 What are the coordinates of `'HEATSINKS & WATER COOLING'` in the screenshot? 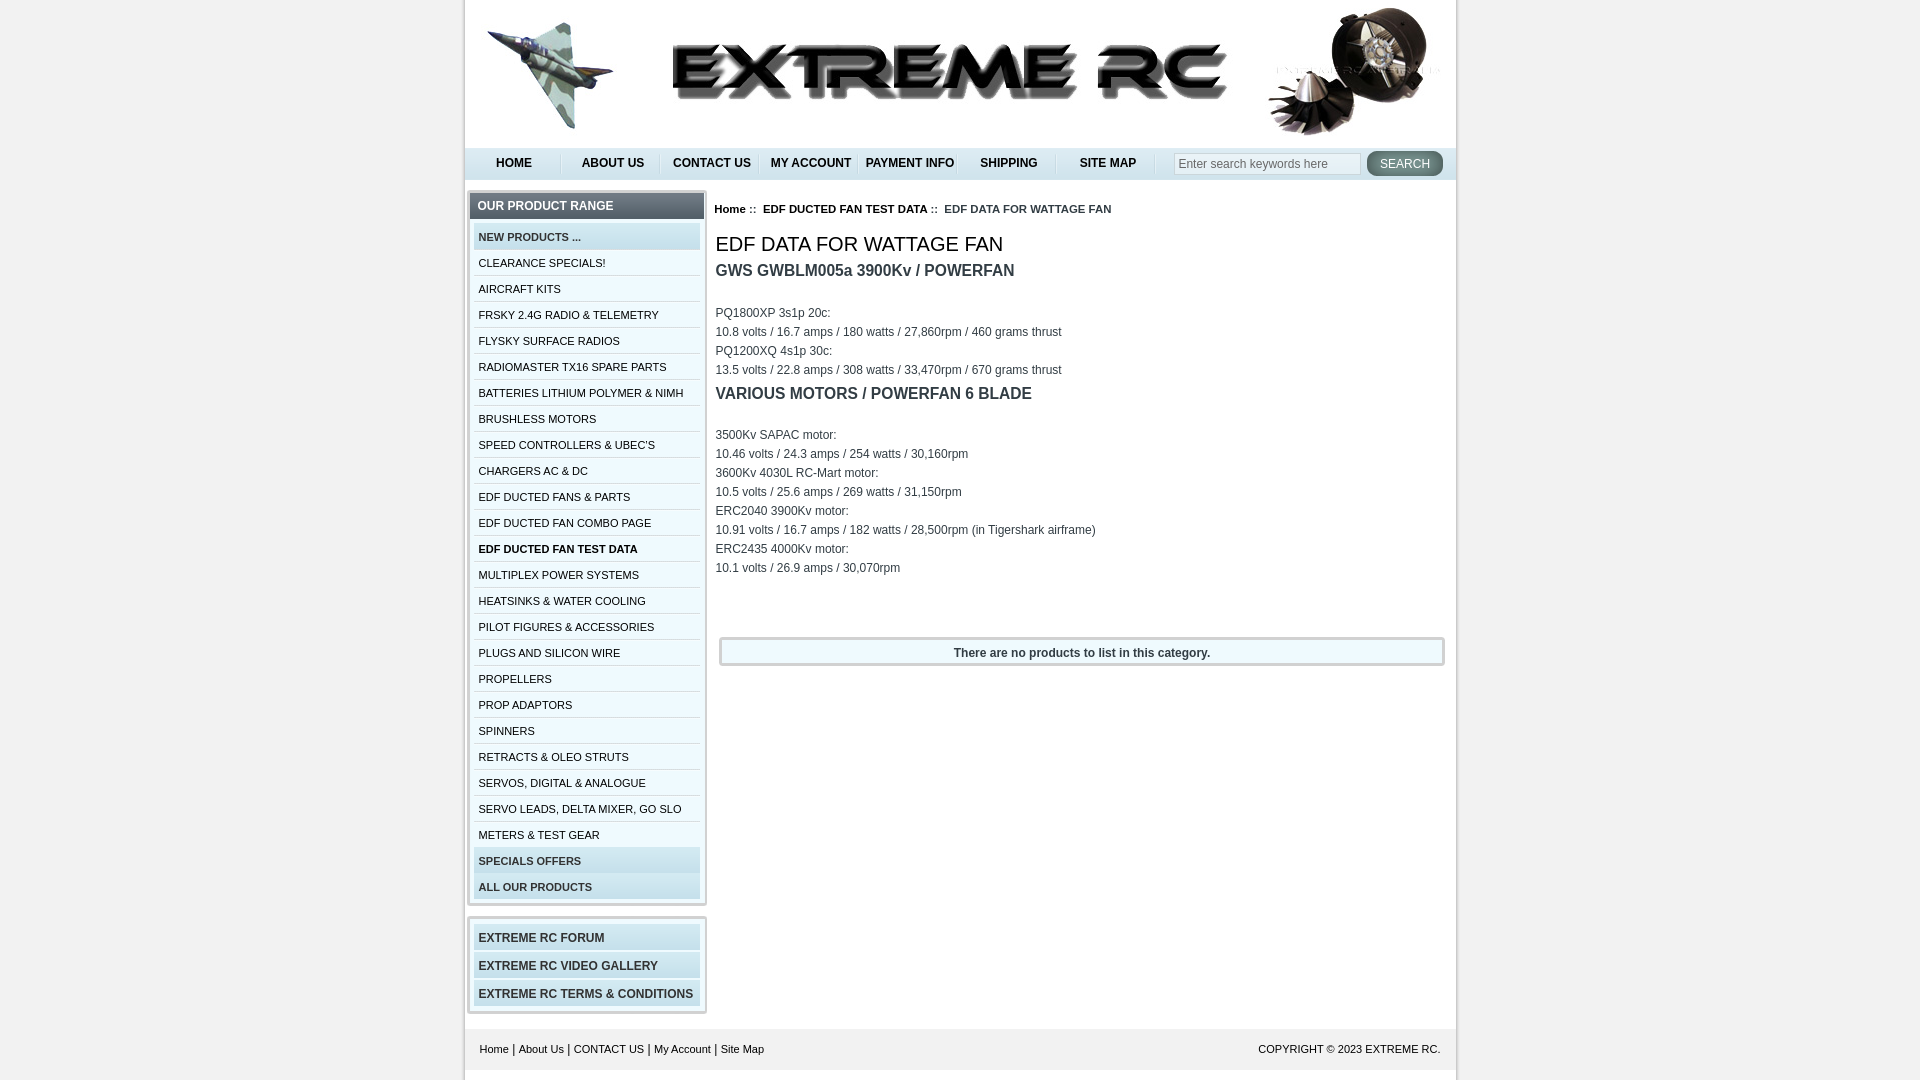 It's located at (473, 599).